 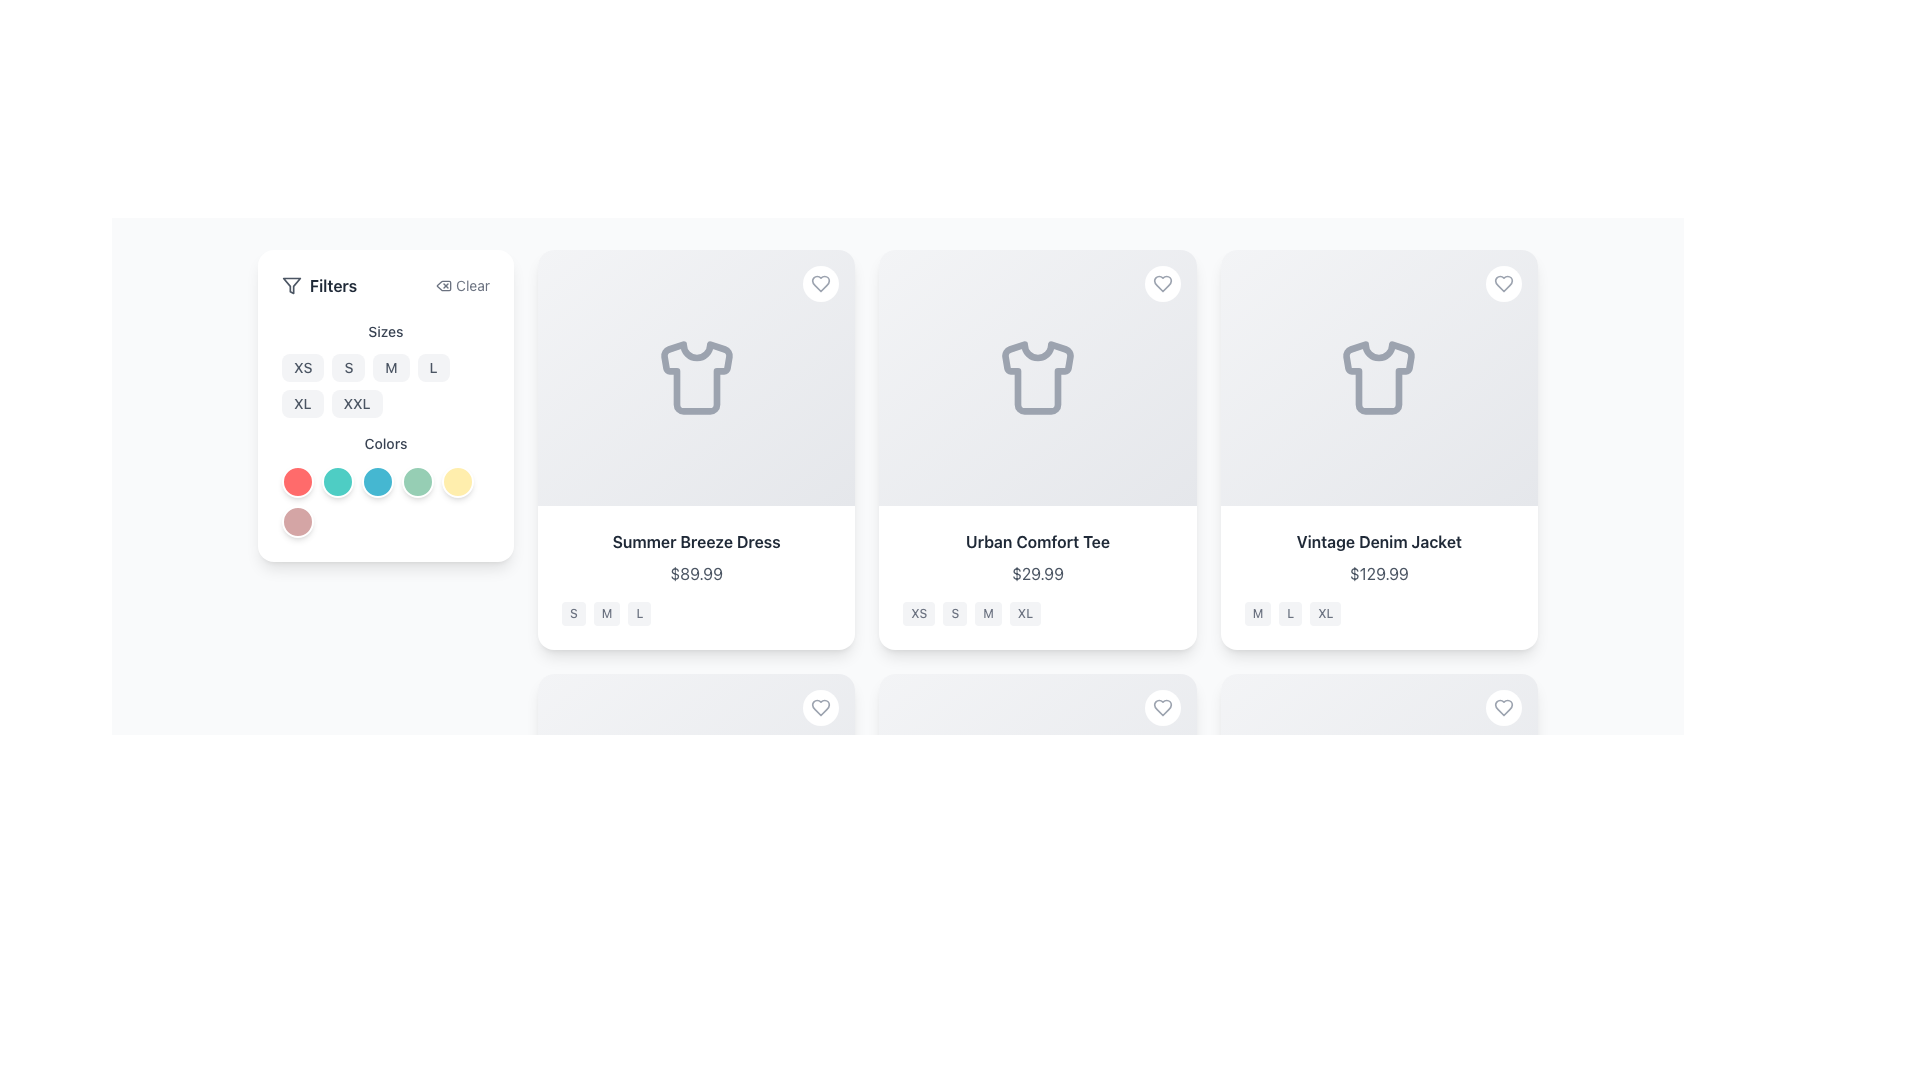 What do you see at coordinates (291, 285) in the screenshot?
I see `the filter icon located at the top-left corner of the filter panel, which serves as a graphical representation for filtering options` at bounding box center [291, 285].